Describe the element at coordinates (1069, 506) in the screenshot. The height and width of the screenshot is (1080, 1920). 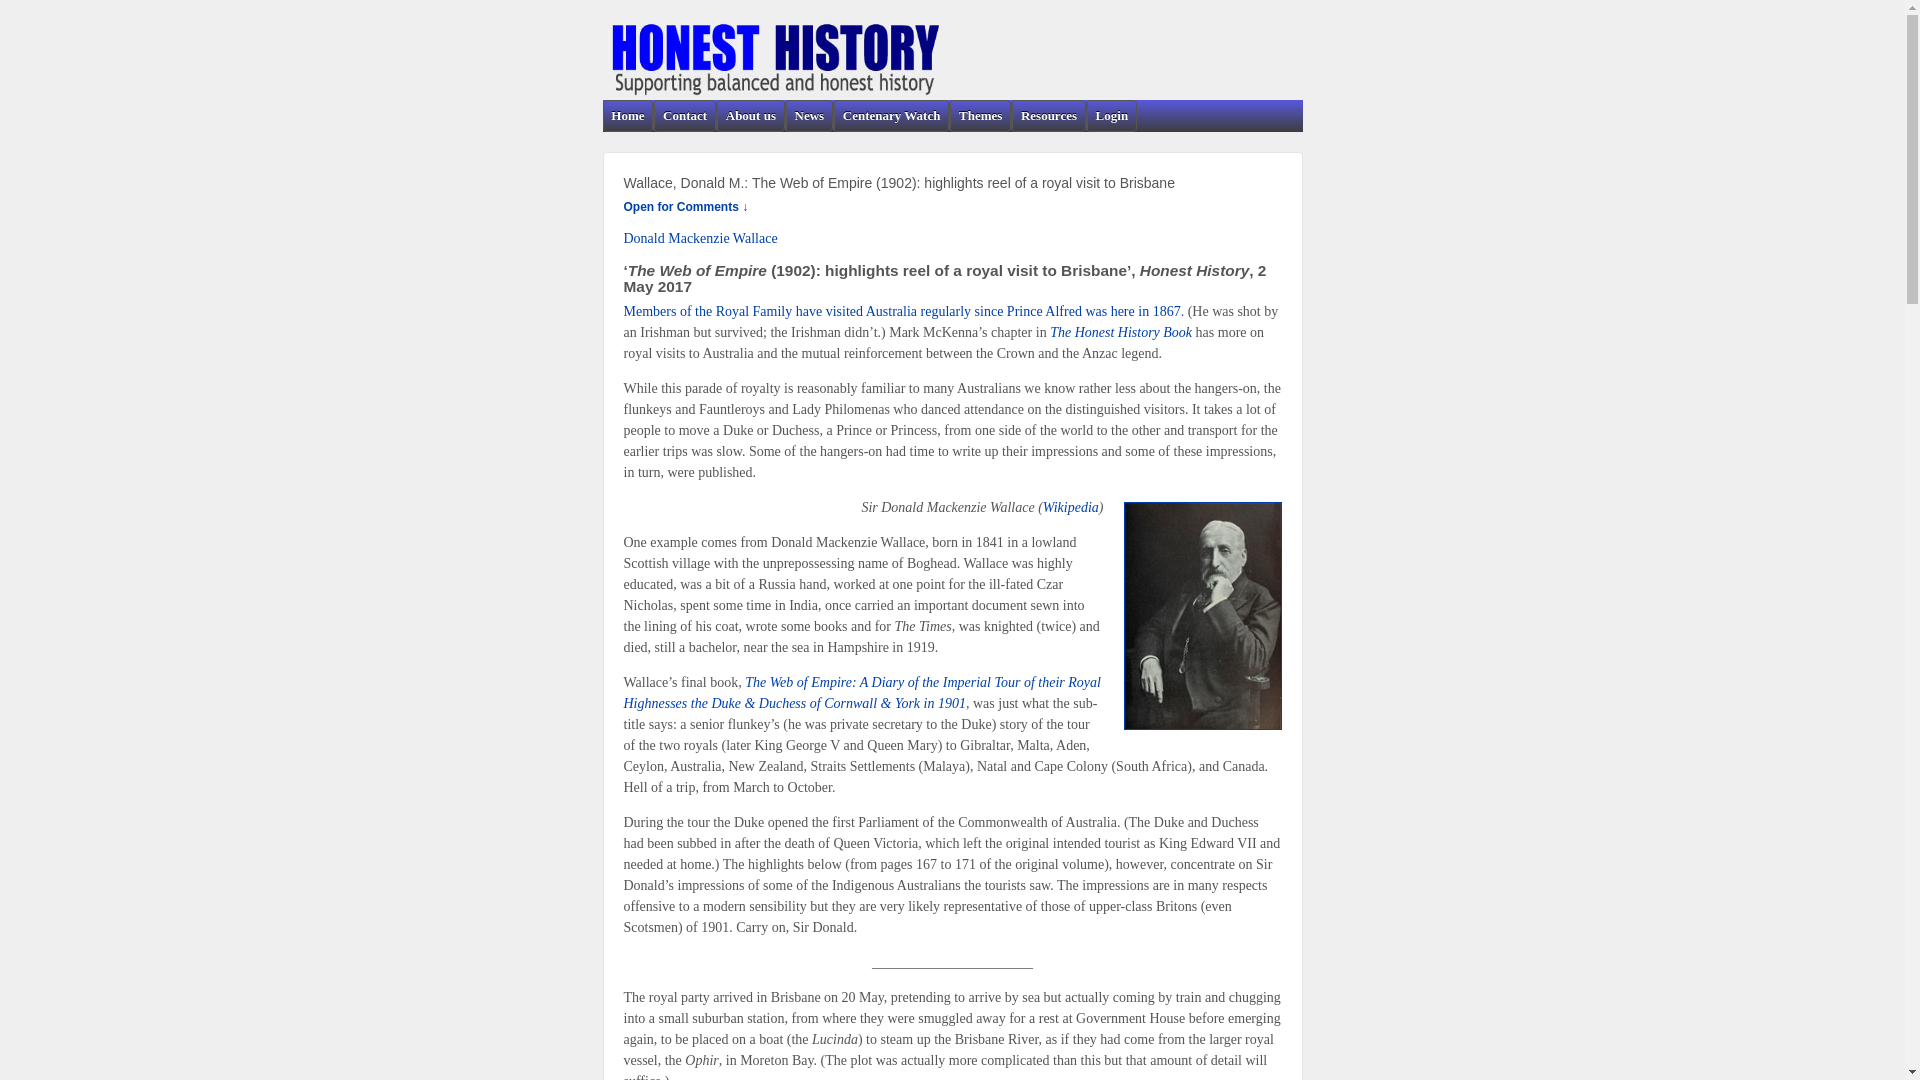
I see `'Wikipedia'` at that location.